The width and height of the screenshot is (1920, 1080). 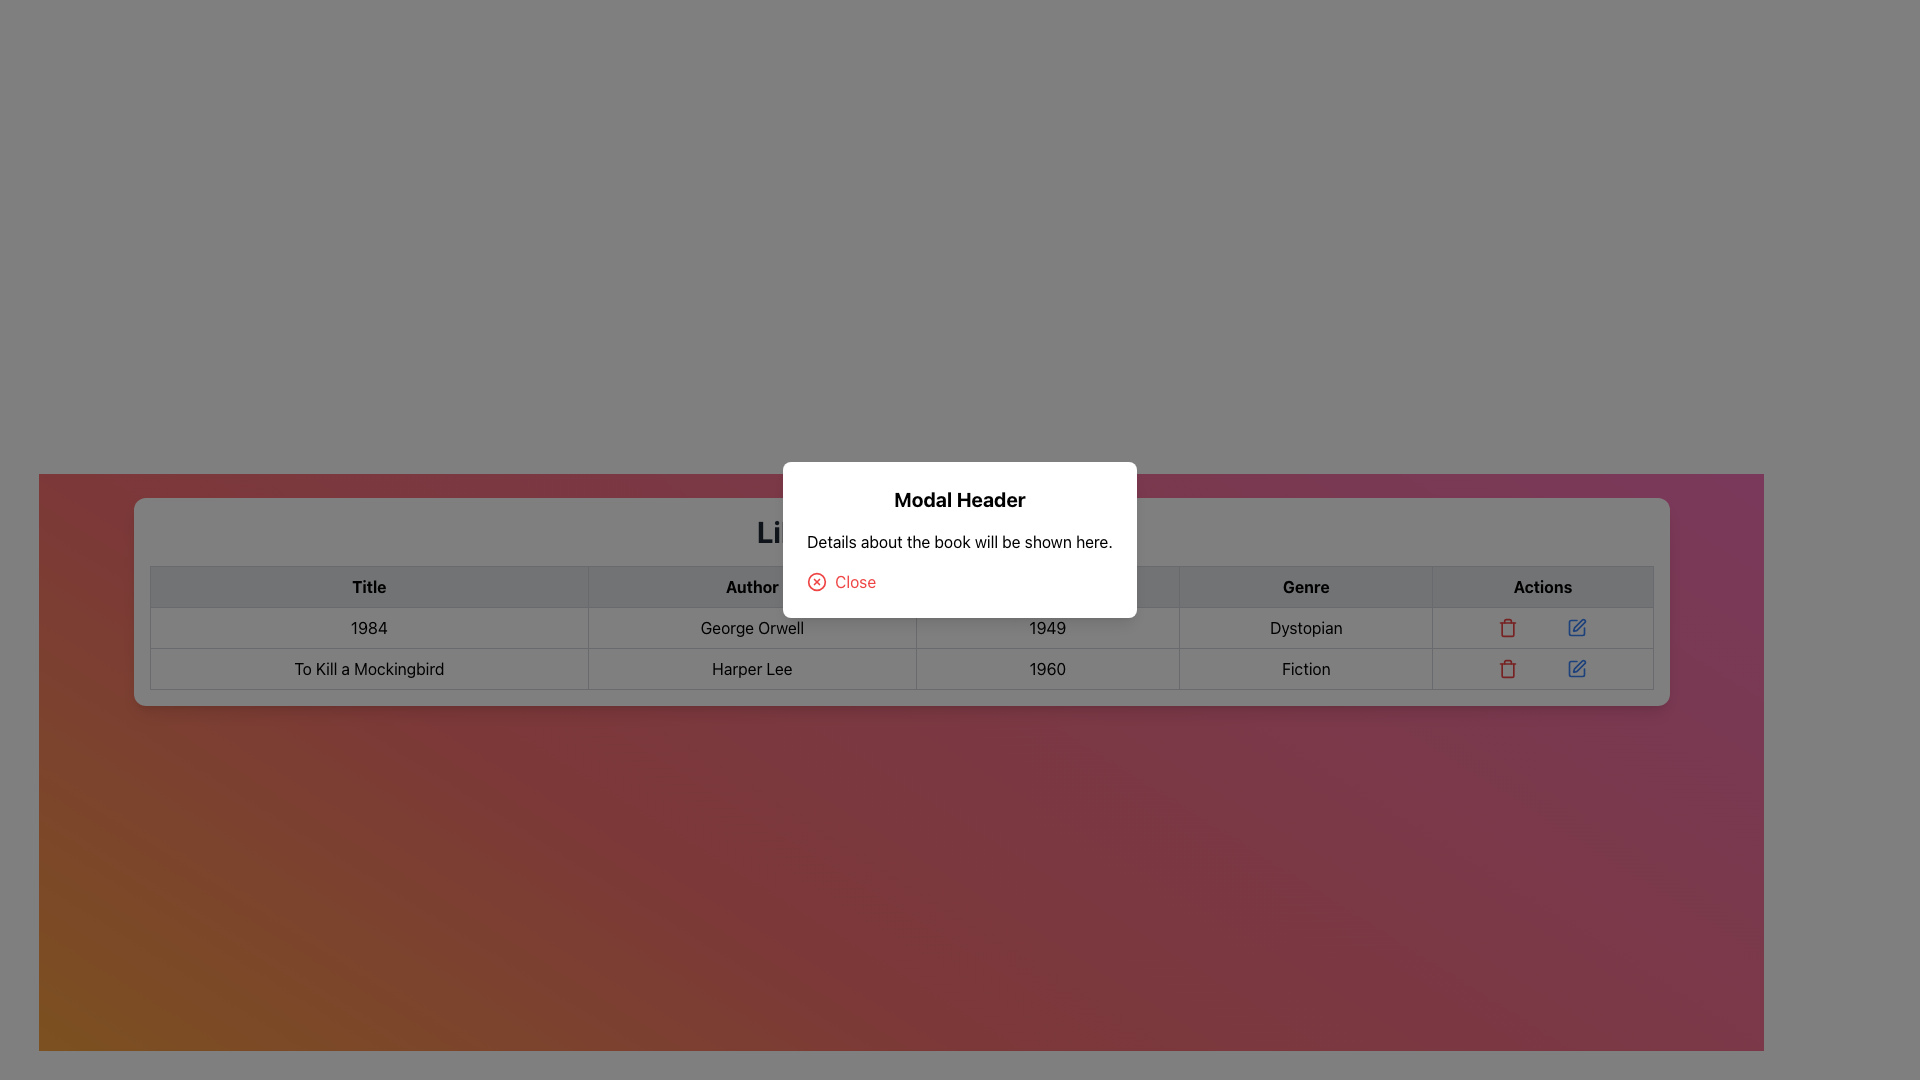 What do you see at coordinates (1576, 627) in the screenshot?
I see `the Edit button located on the far right of the second row in the 'Actions' column of the table, following the red trash can icon` at bounding box center [1576, 627].